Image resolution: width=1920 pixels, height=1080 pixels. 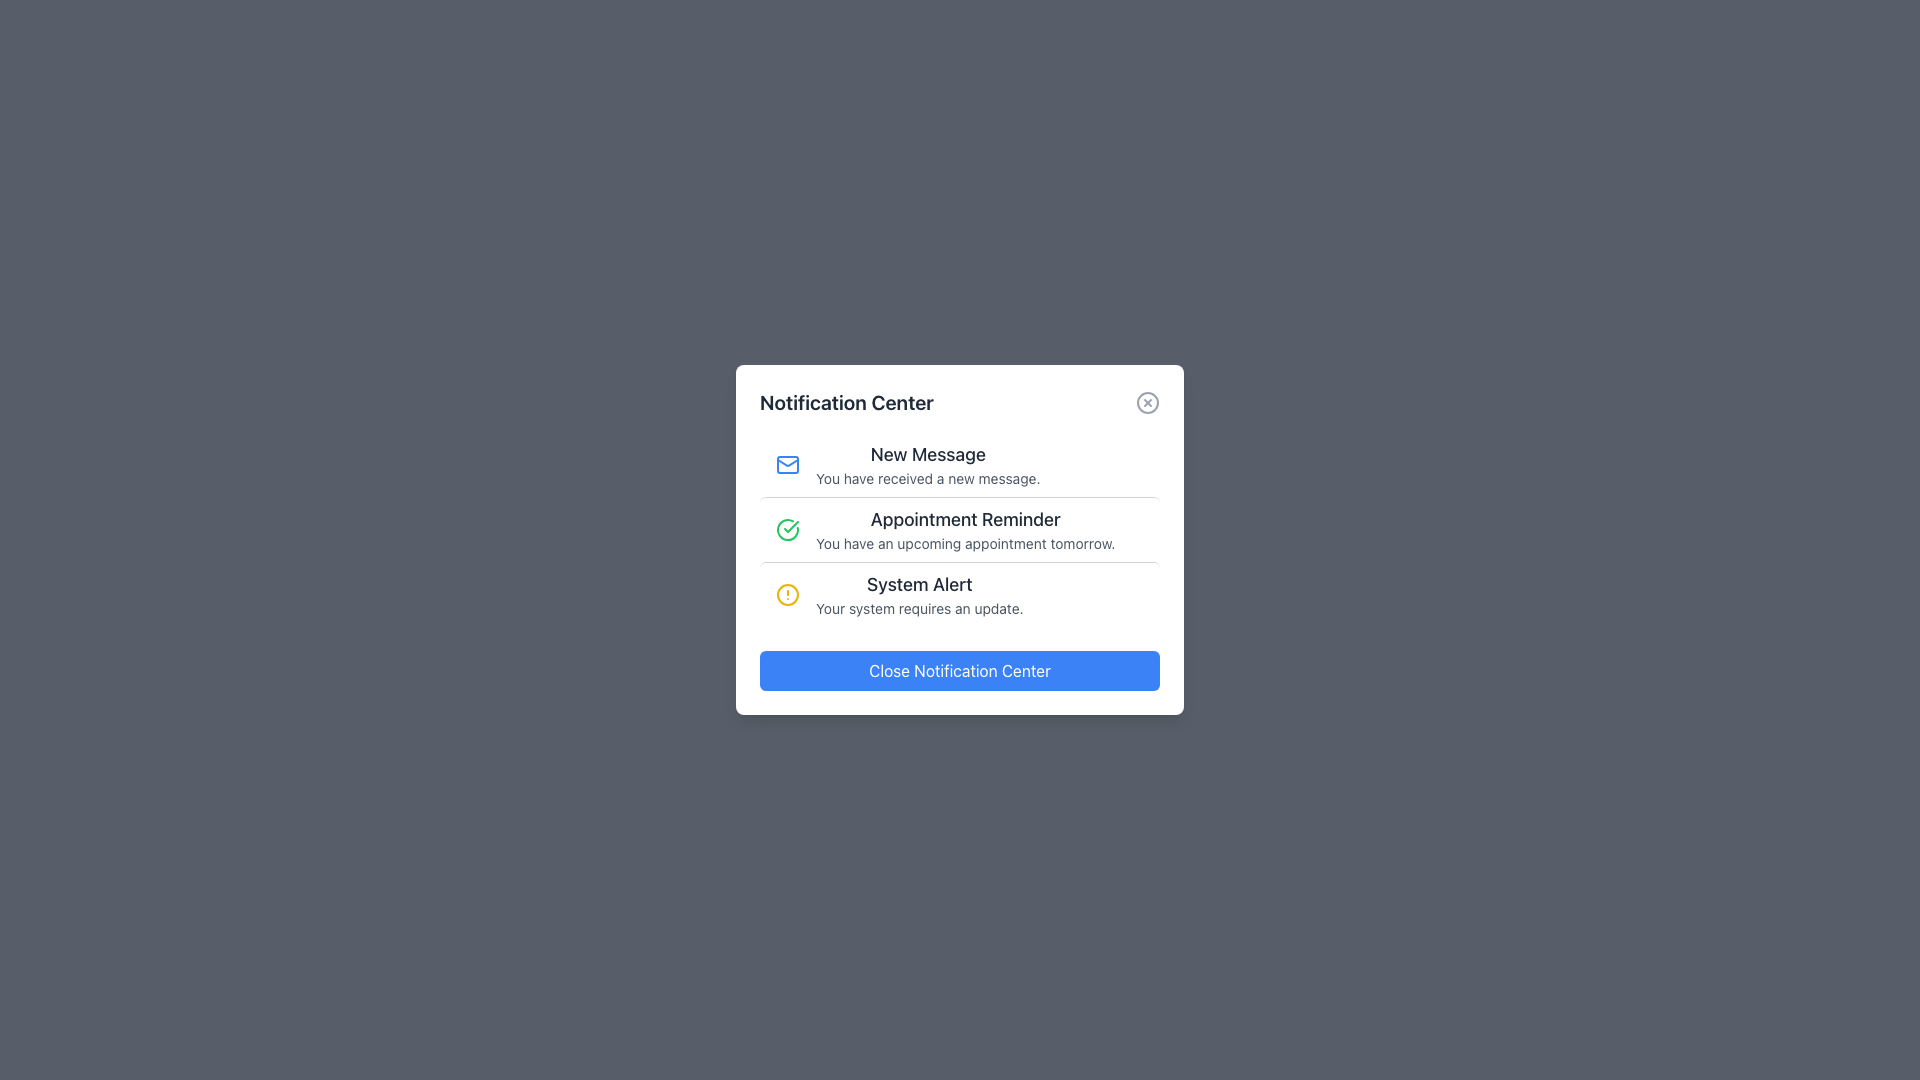 What do you see at coordinates (960, 527) in the screenshot?
I see `the second notification item in the Notification Center, which contains a green checkmark icon and the title 'Appointment Reminder'` at bounding box center [960, 527].